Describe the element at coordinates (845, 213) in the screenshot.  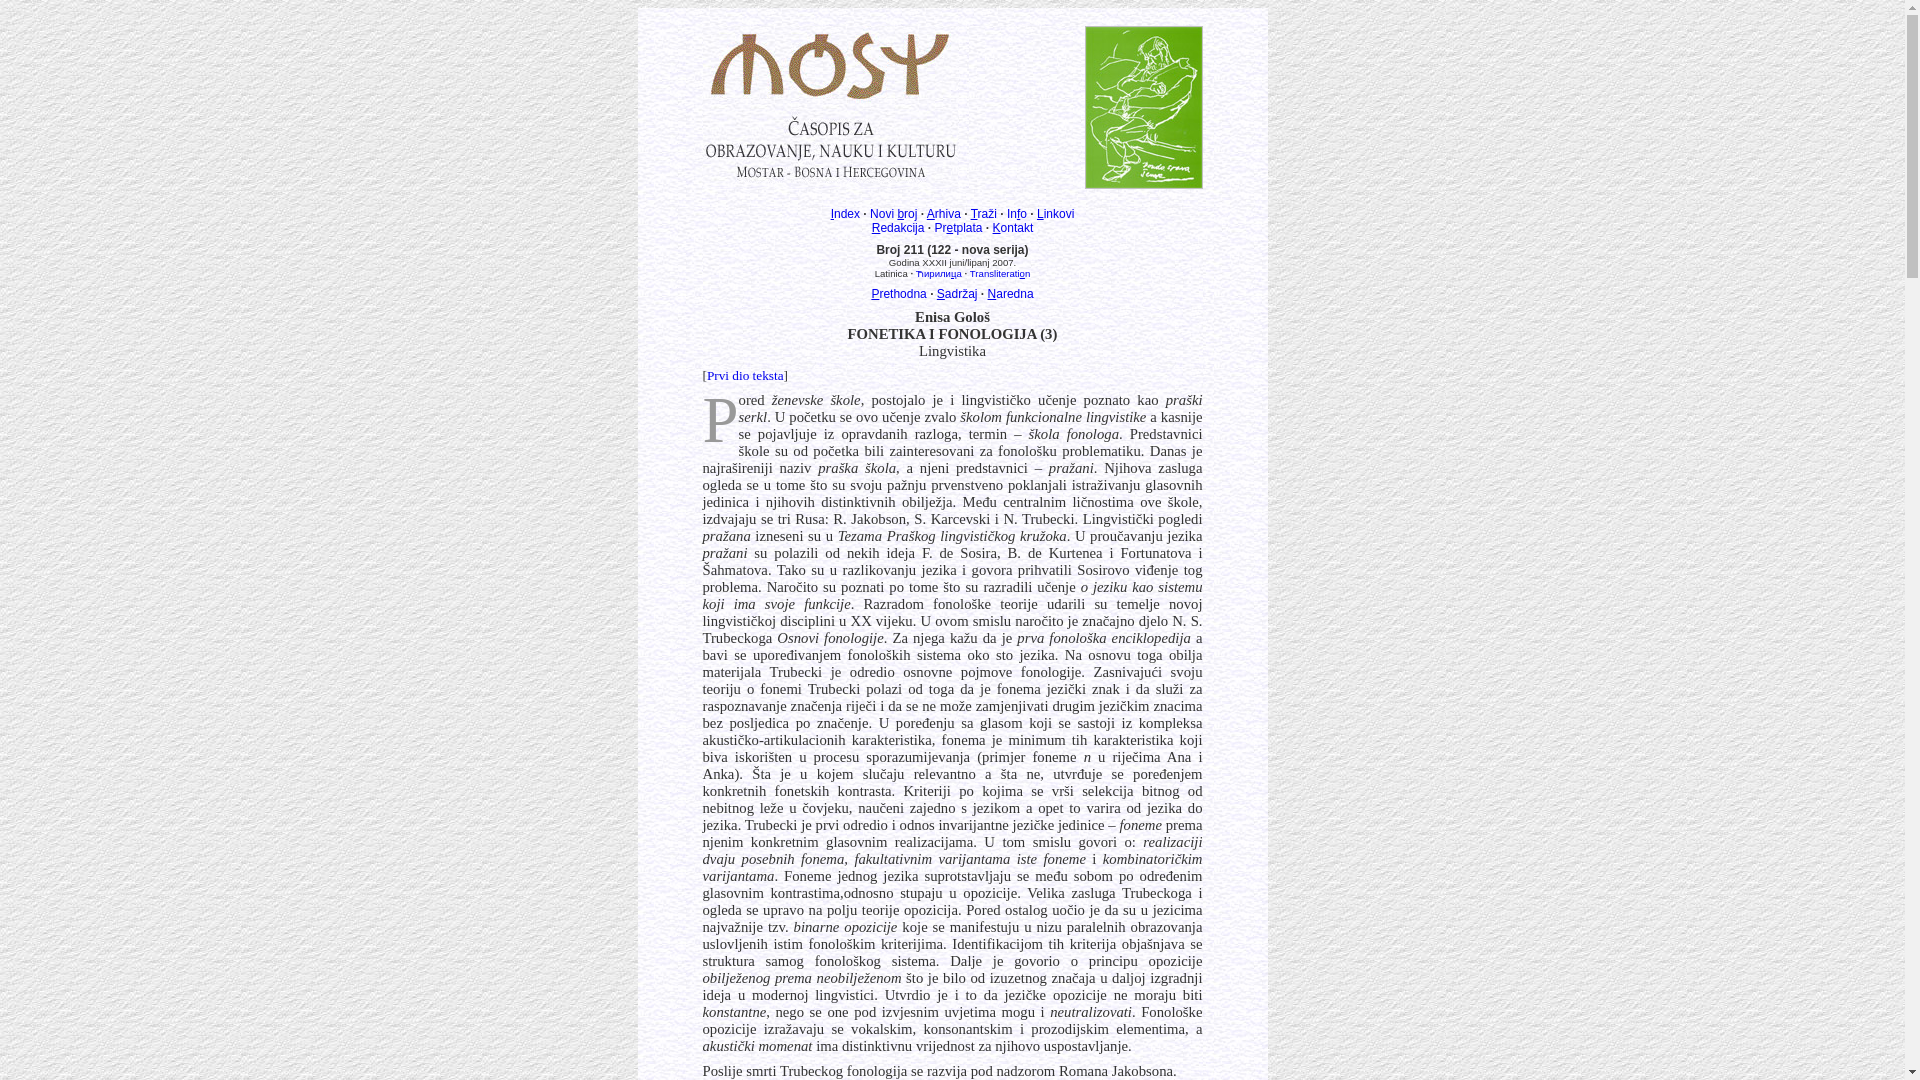
I see `'Index'` at that location.